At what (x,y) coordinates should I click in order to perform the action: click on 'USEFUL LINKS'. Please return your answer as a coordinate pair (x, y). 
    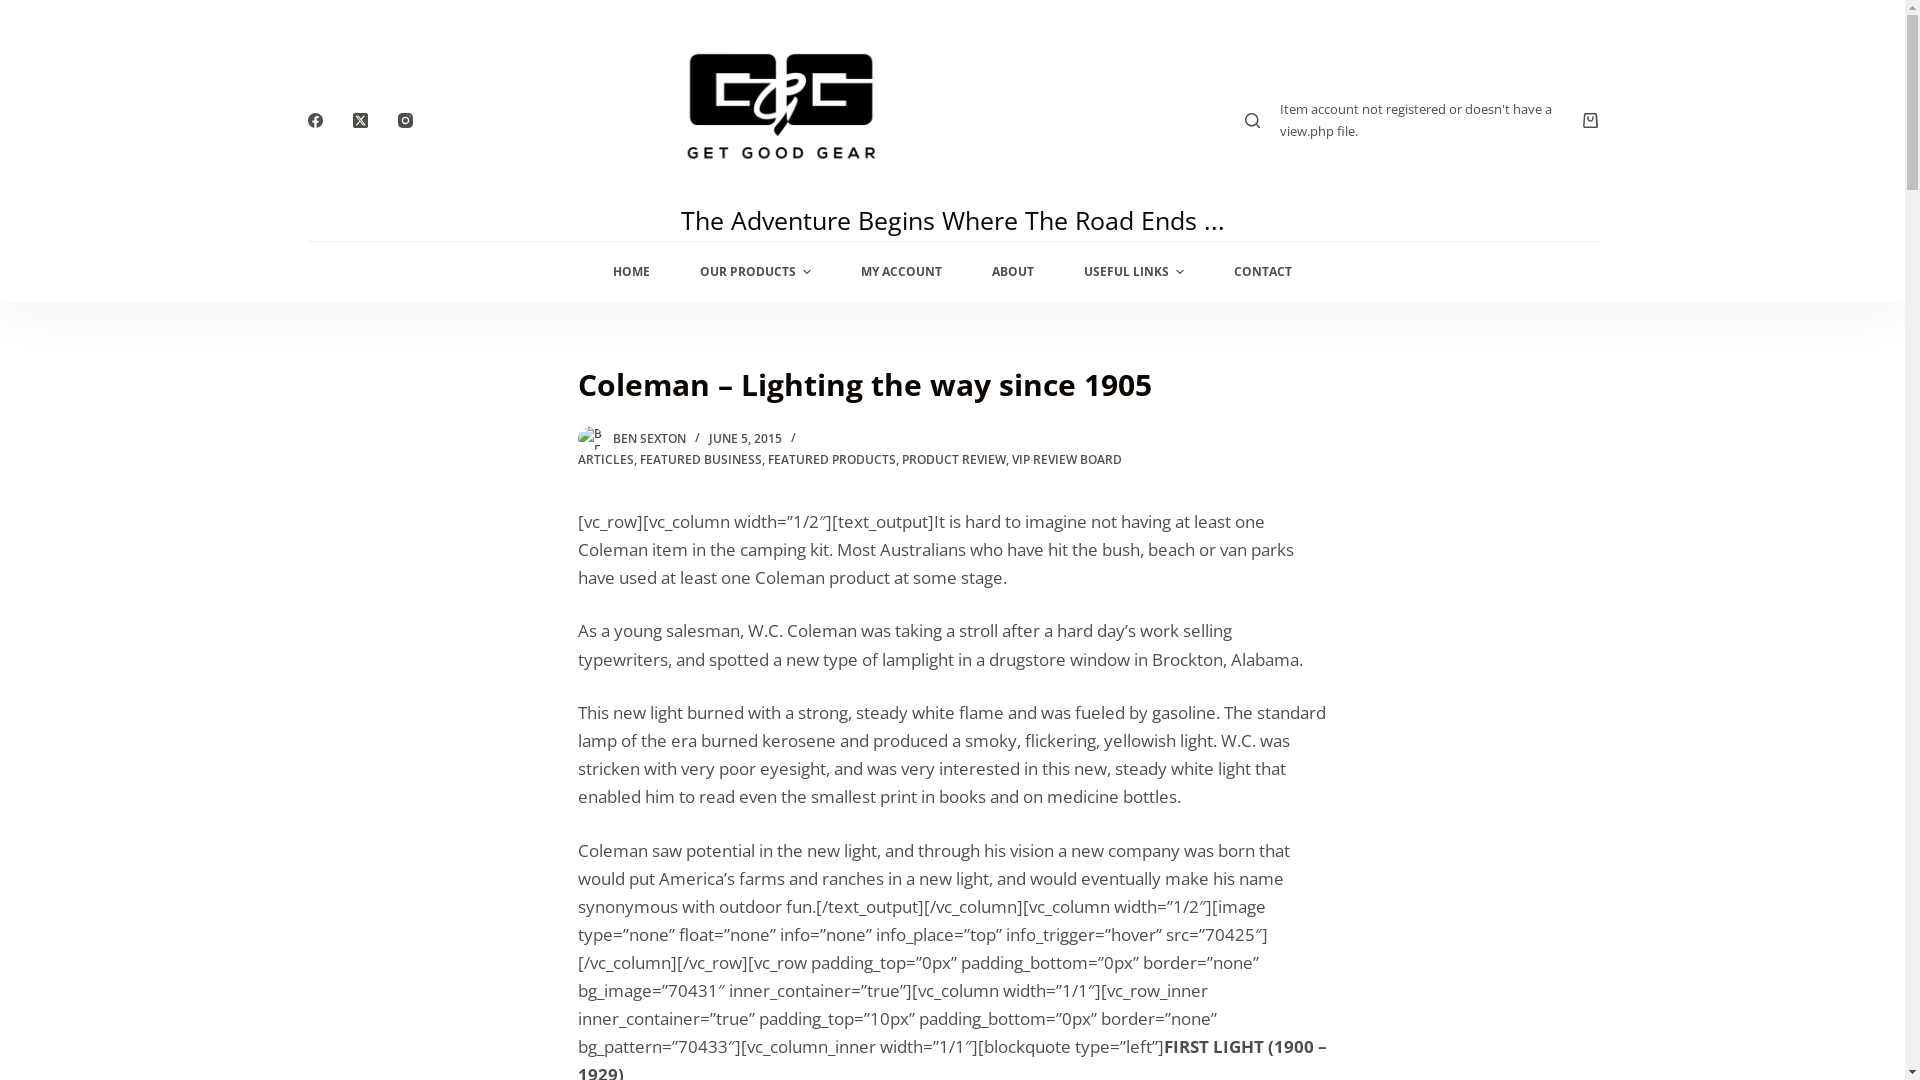
    Looking at the image, I should click on (1133, 272).